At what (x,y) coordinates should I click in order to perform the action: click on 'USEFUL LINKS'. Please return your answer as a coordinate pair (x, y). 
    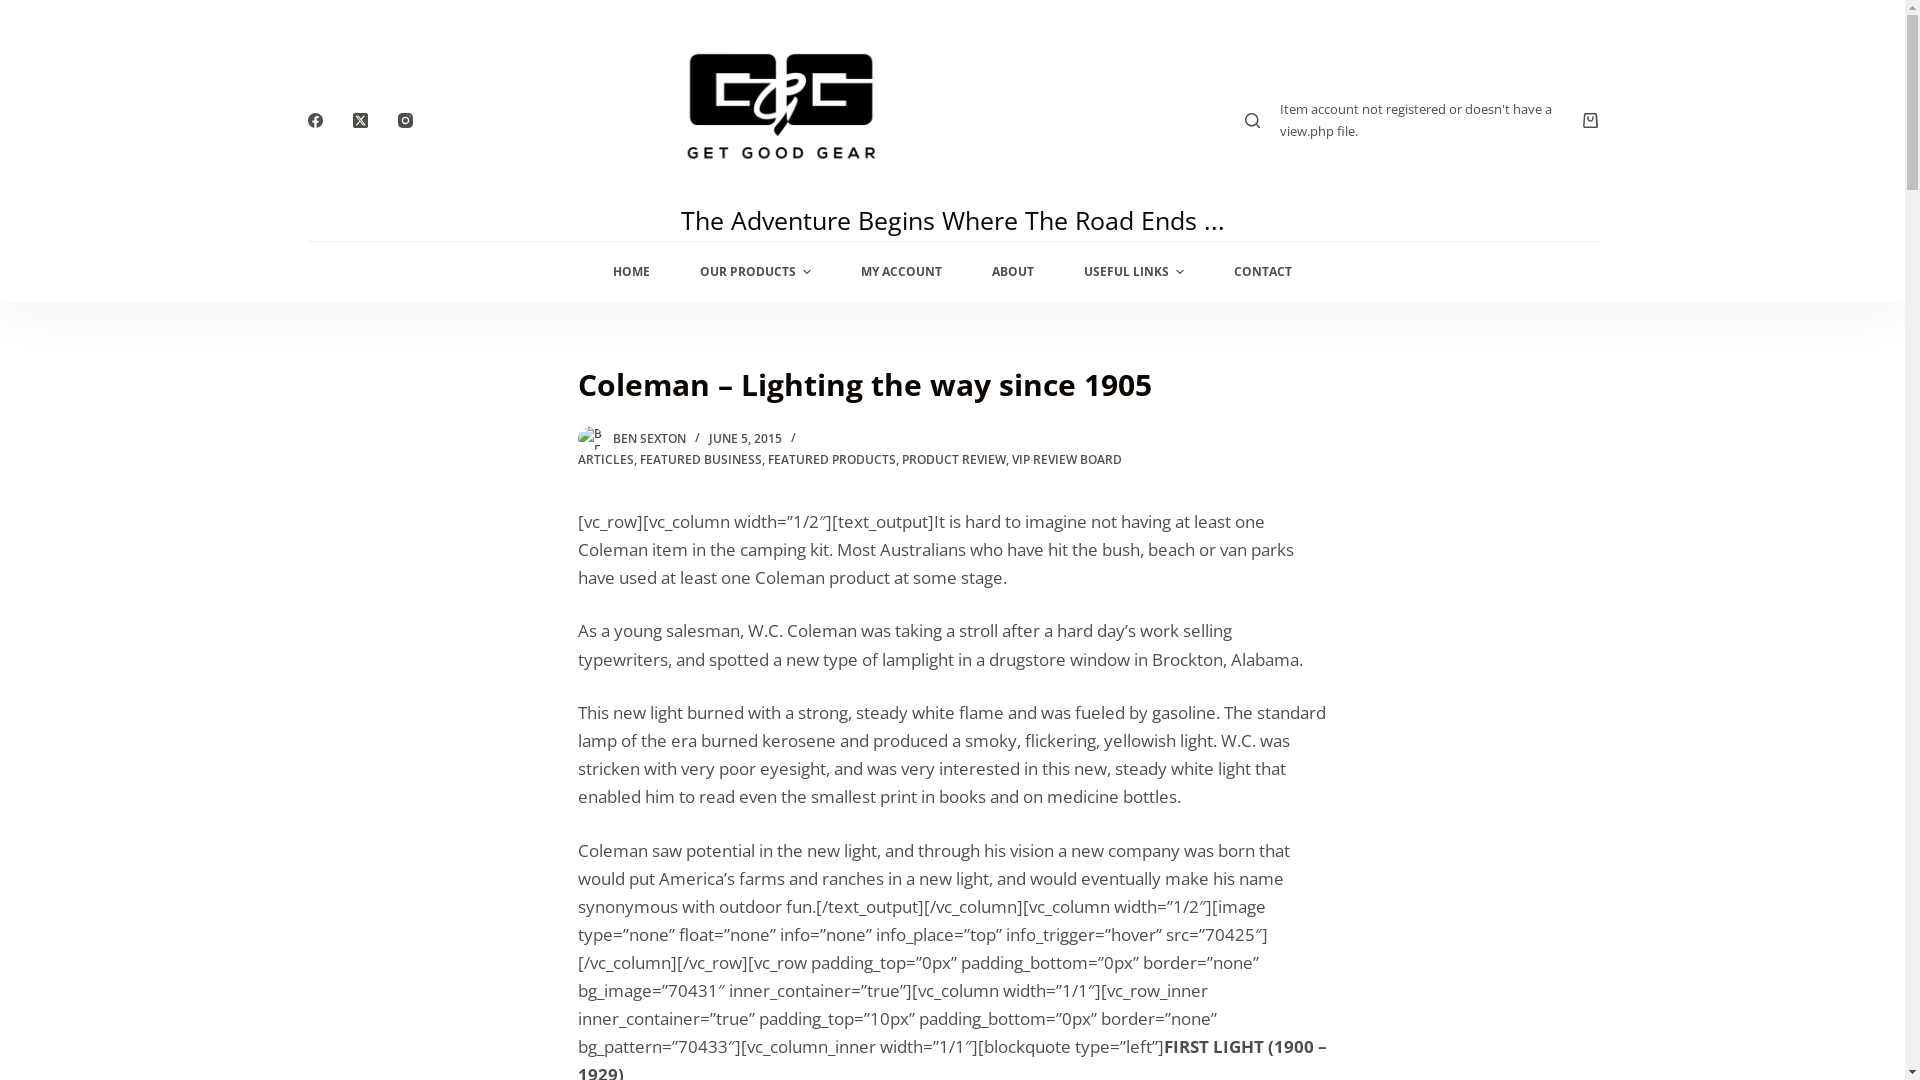
    Looking at the image, I should click on (1133, 272).